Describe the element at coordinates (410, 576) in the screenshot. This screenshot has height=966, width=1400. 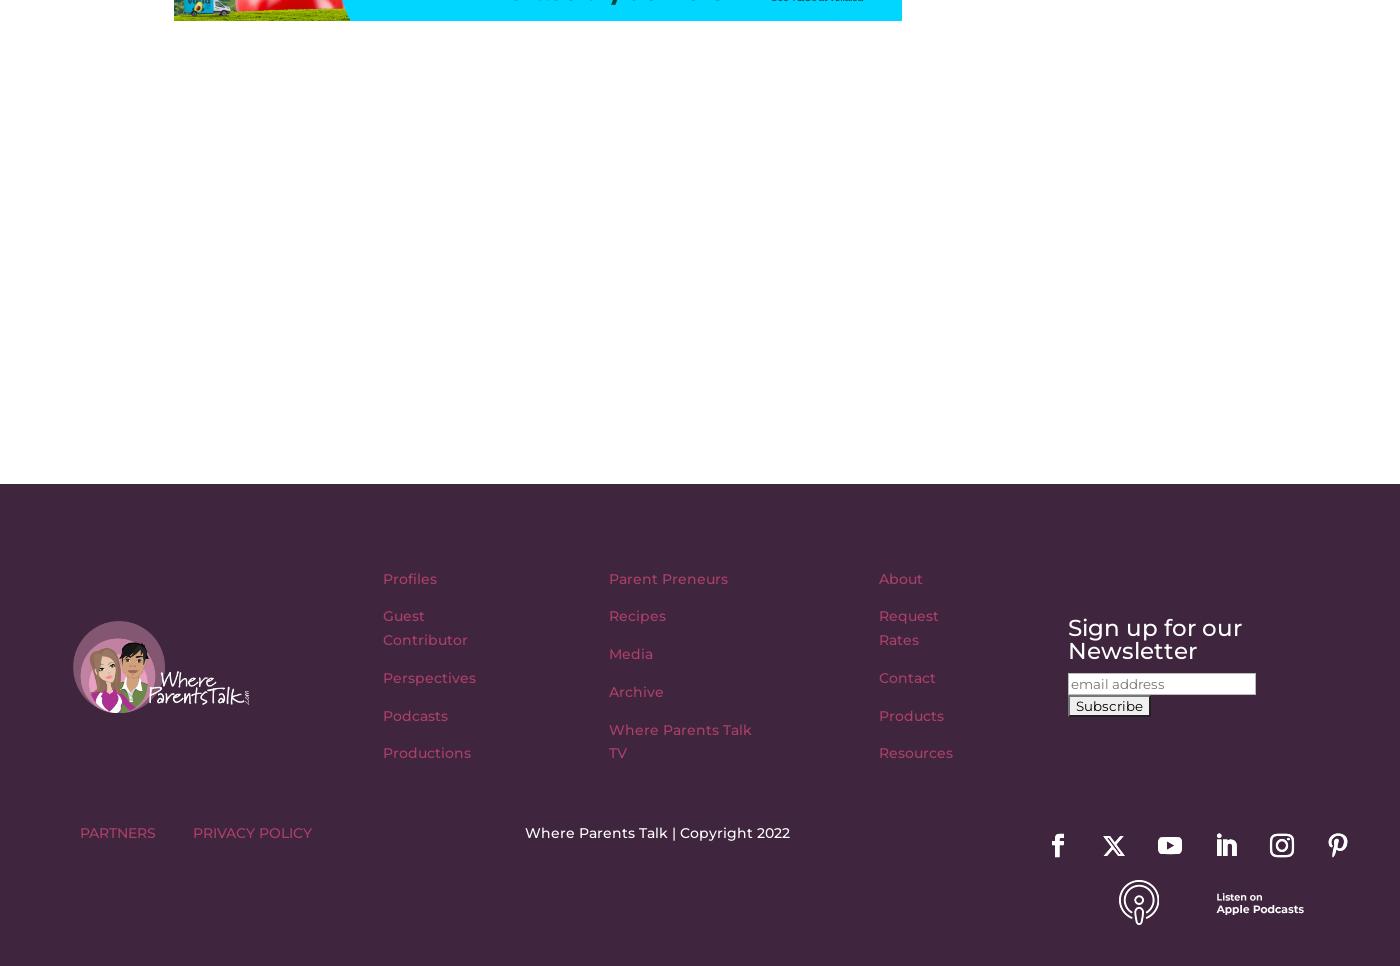
I see `'Profiles'` at that location.